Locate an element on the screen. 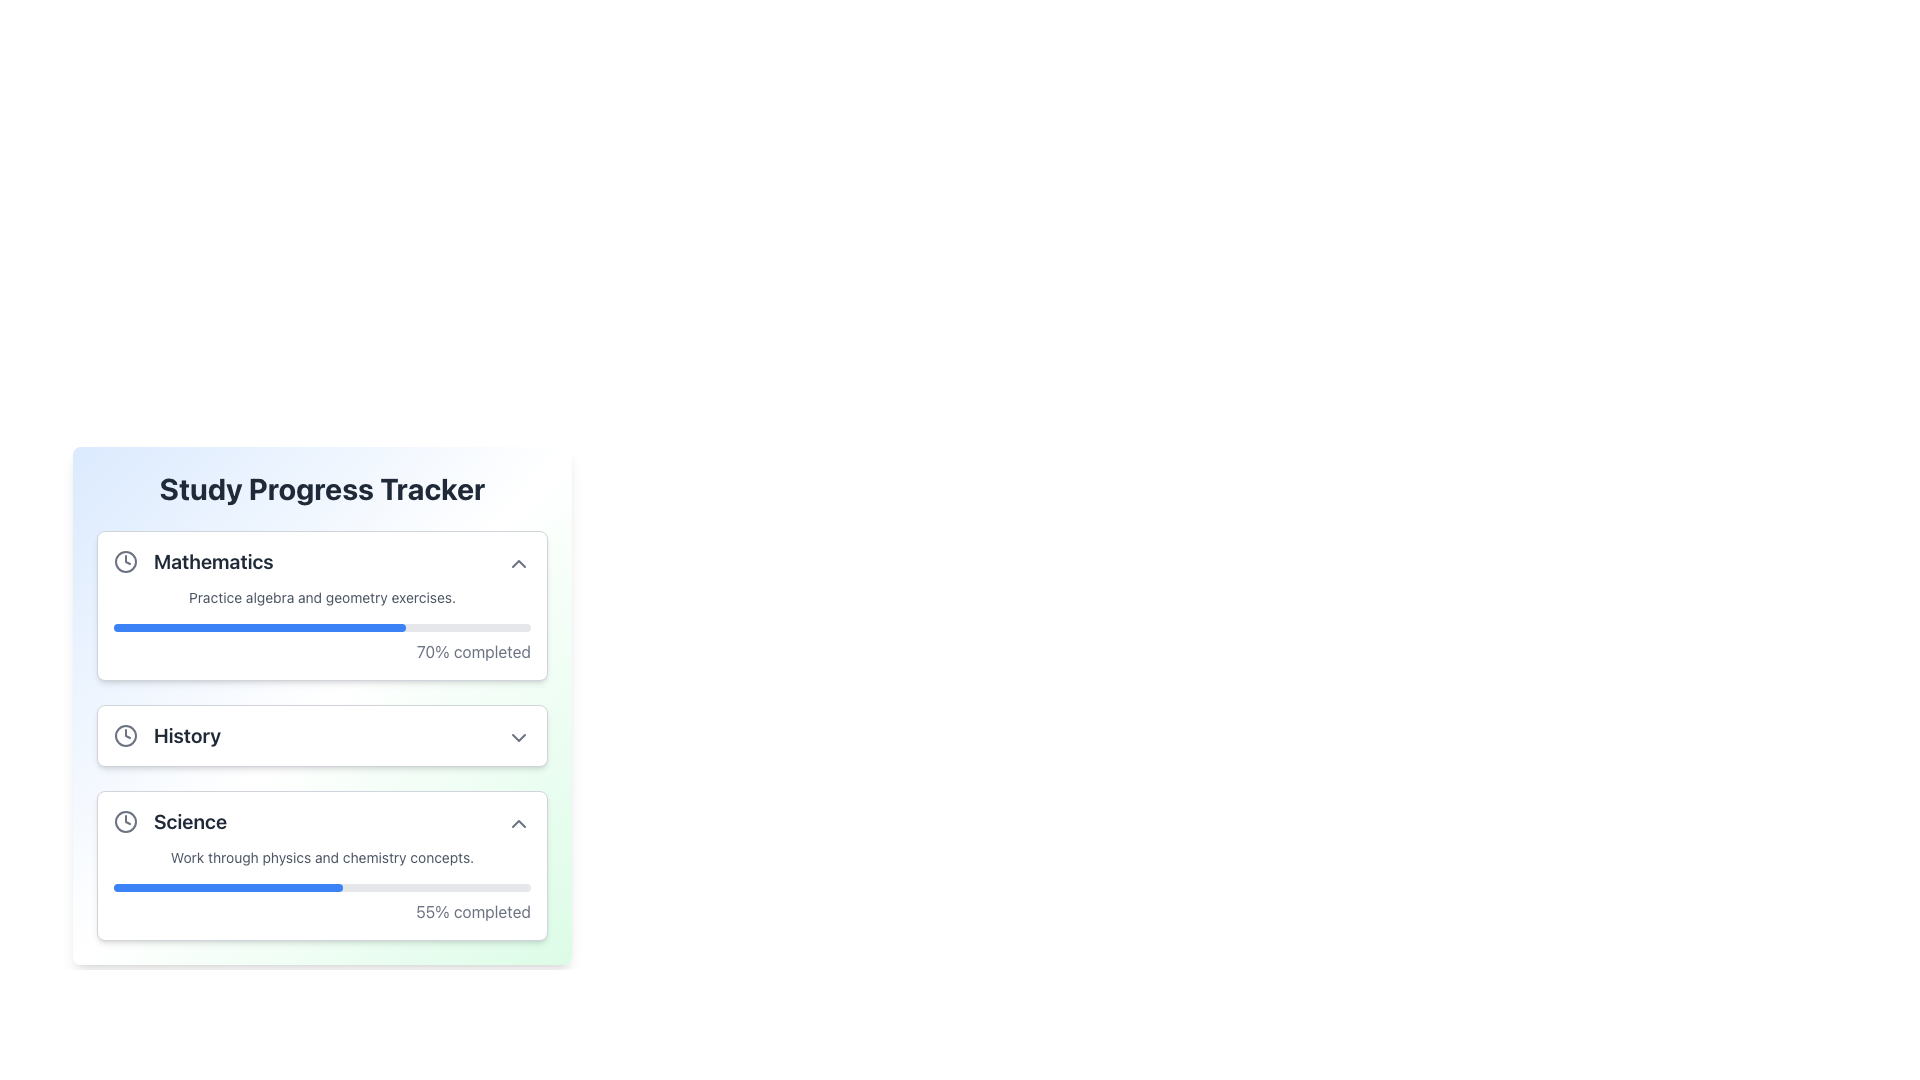 The image size is (1920, 1080). the progress bar within the 'Mathematics' card of the 'Study Progress Tracker' interface, which shows a completion status of 70% is located at coordinates (322, 624).